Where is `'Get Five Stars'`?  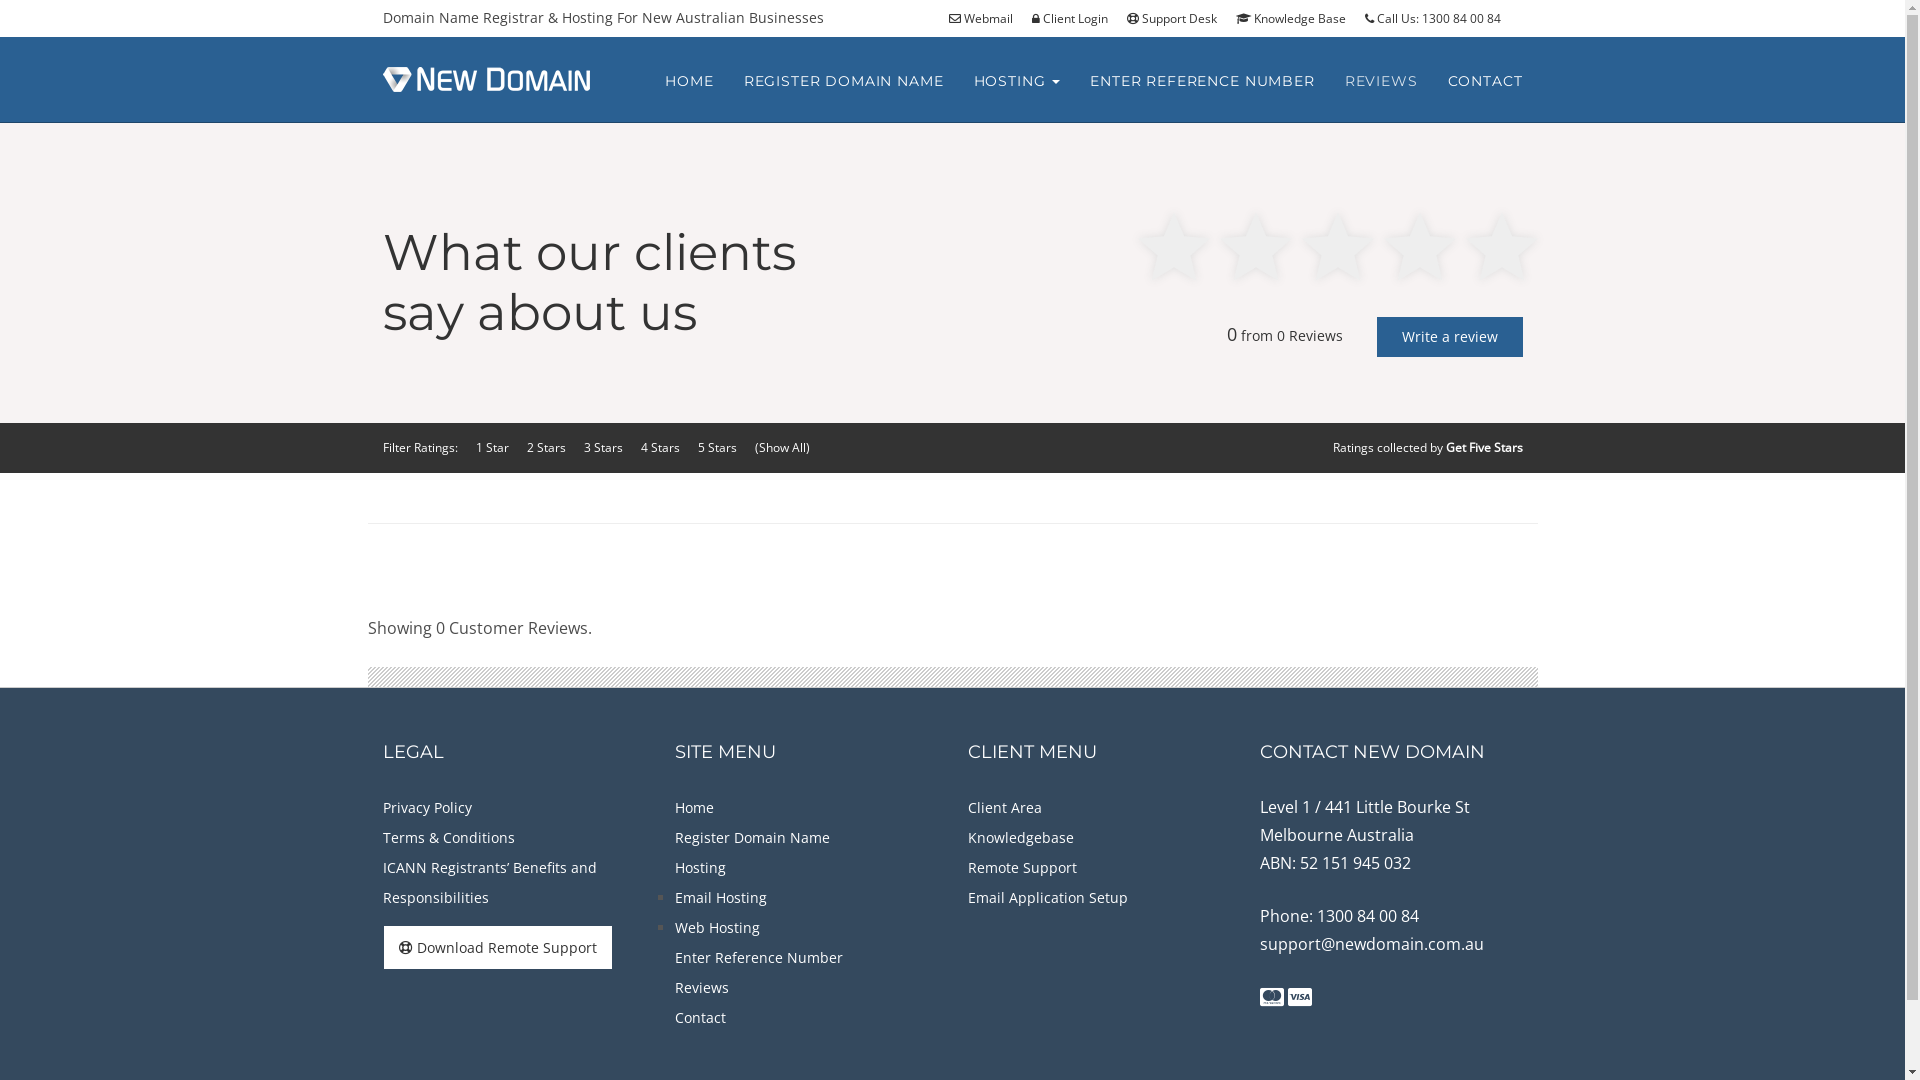
'Get Five Stars' is located at coordinates (1445, 446).